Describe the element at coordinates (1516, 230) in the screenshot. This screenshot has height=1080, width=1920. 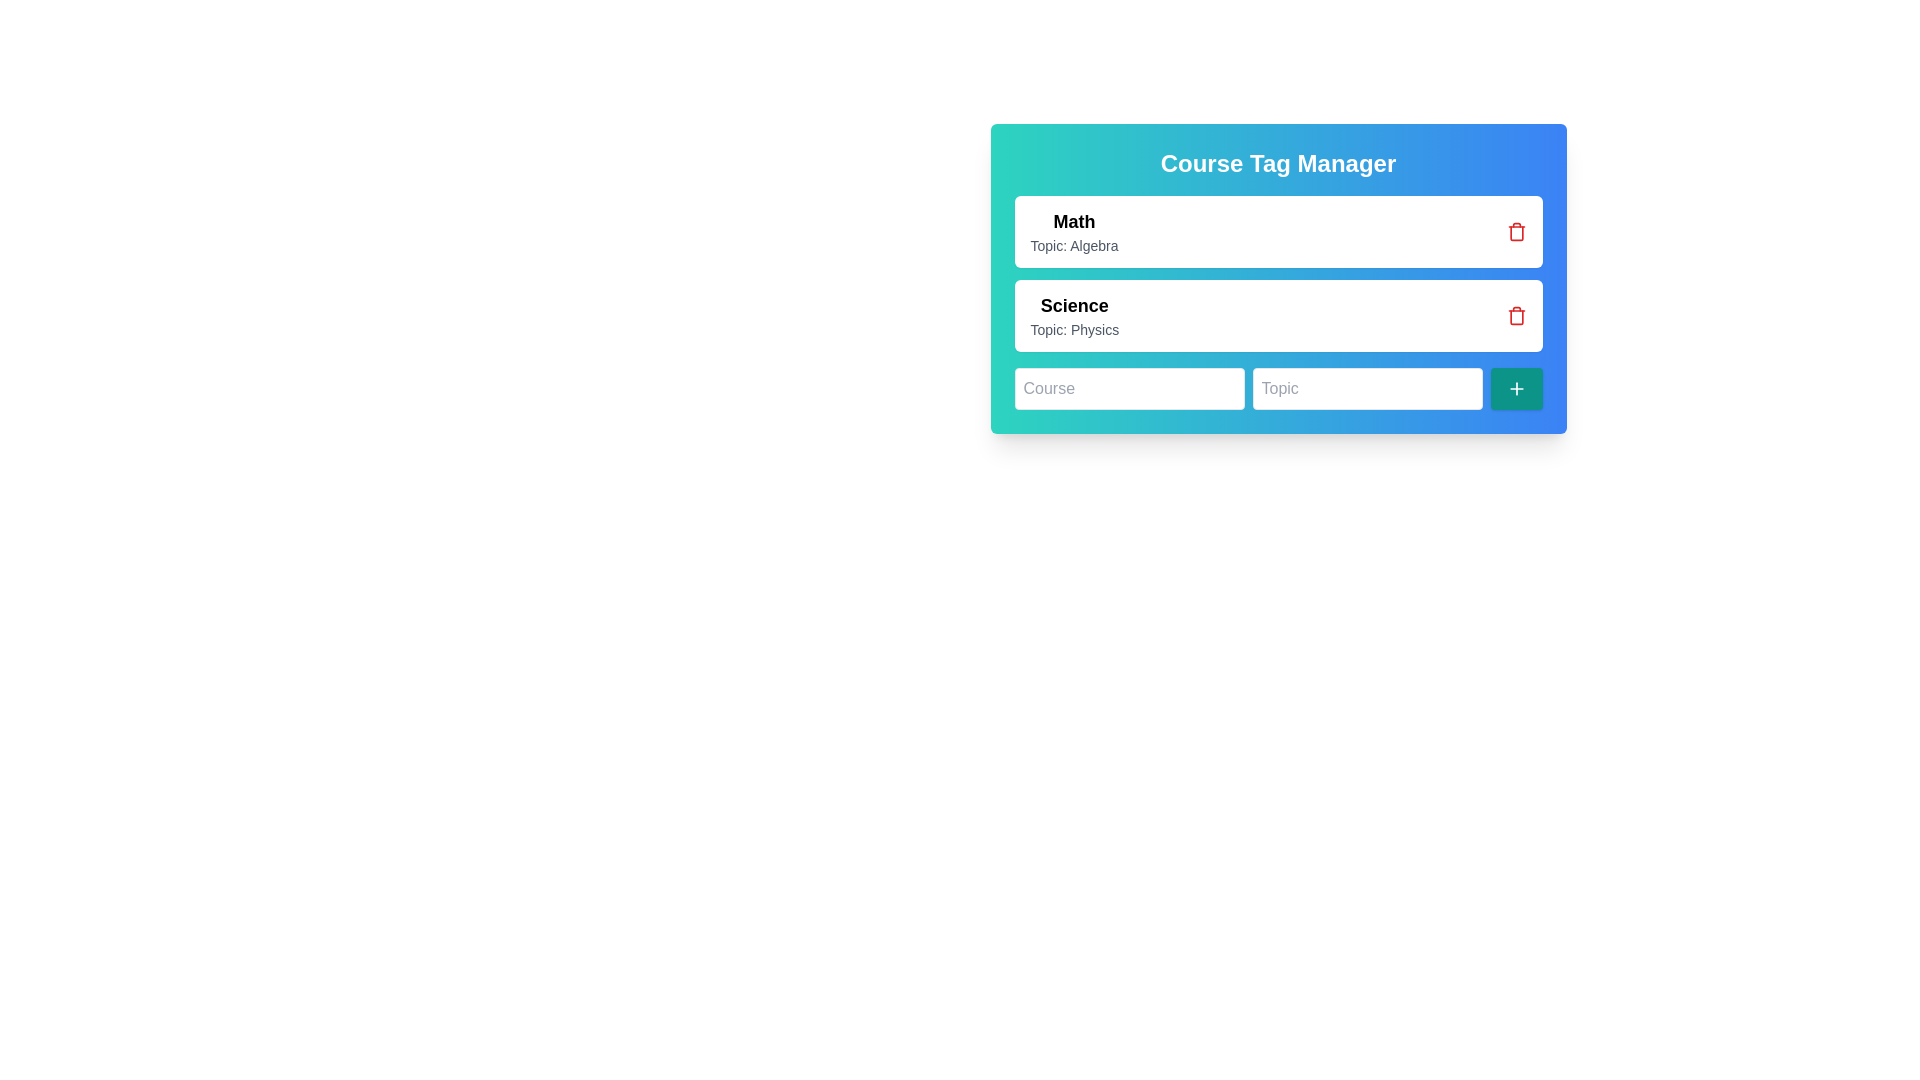
I see `the red trash bin icon button located at the top-right corner of the 'Math Topic: Algebra' panel` at that location.